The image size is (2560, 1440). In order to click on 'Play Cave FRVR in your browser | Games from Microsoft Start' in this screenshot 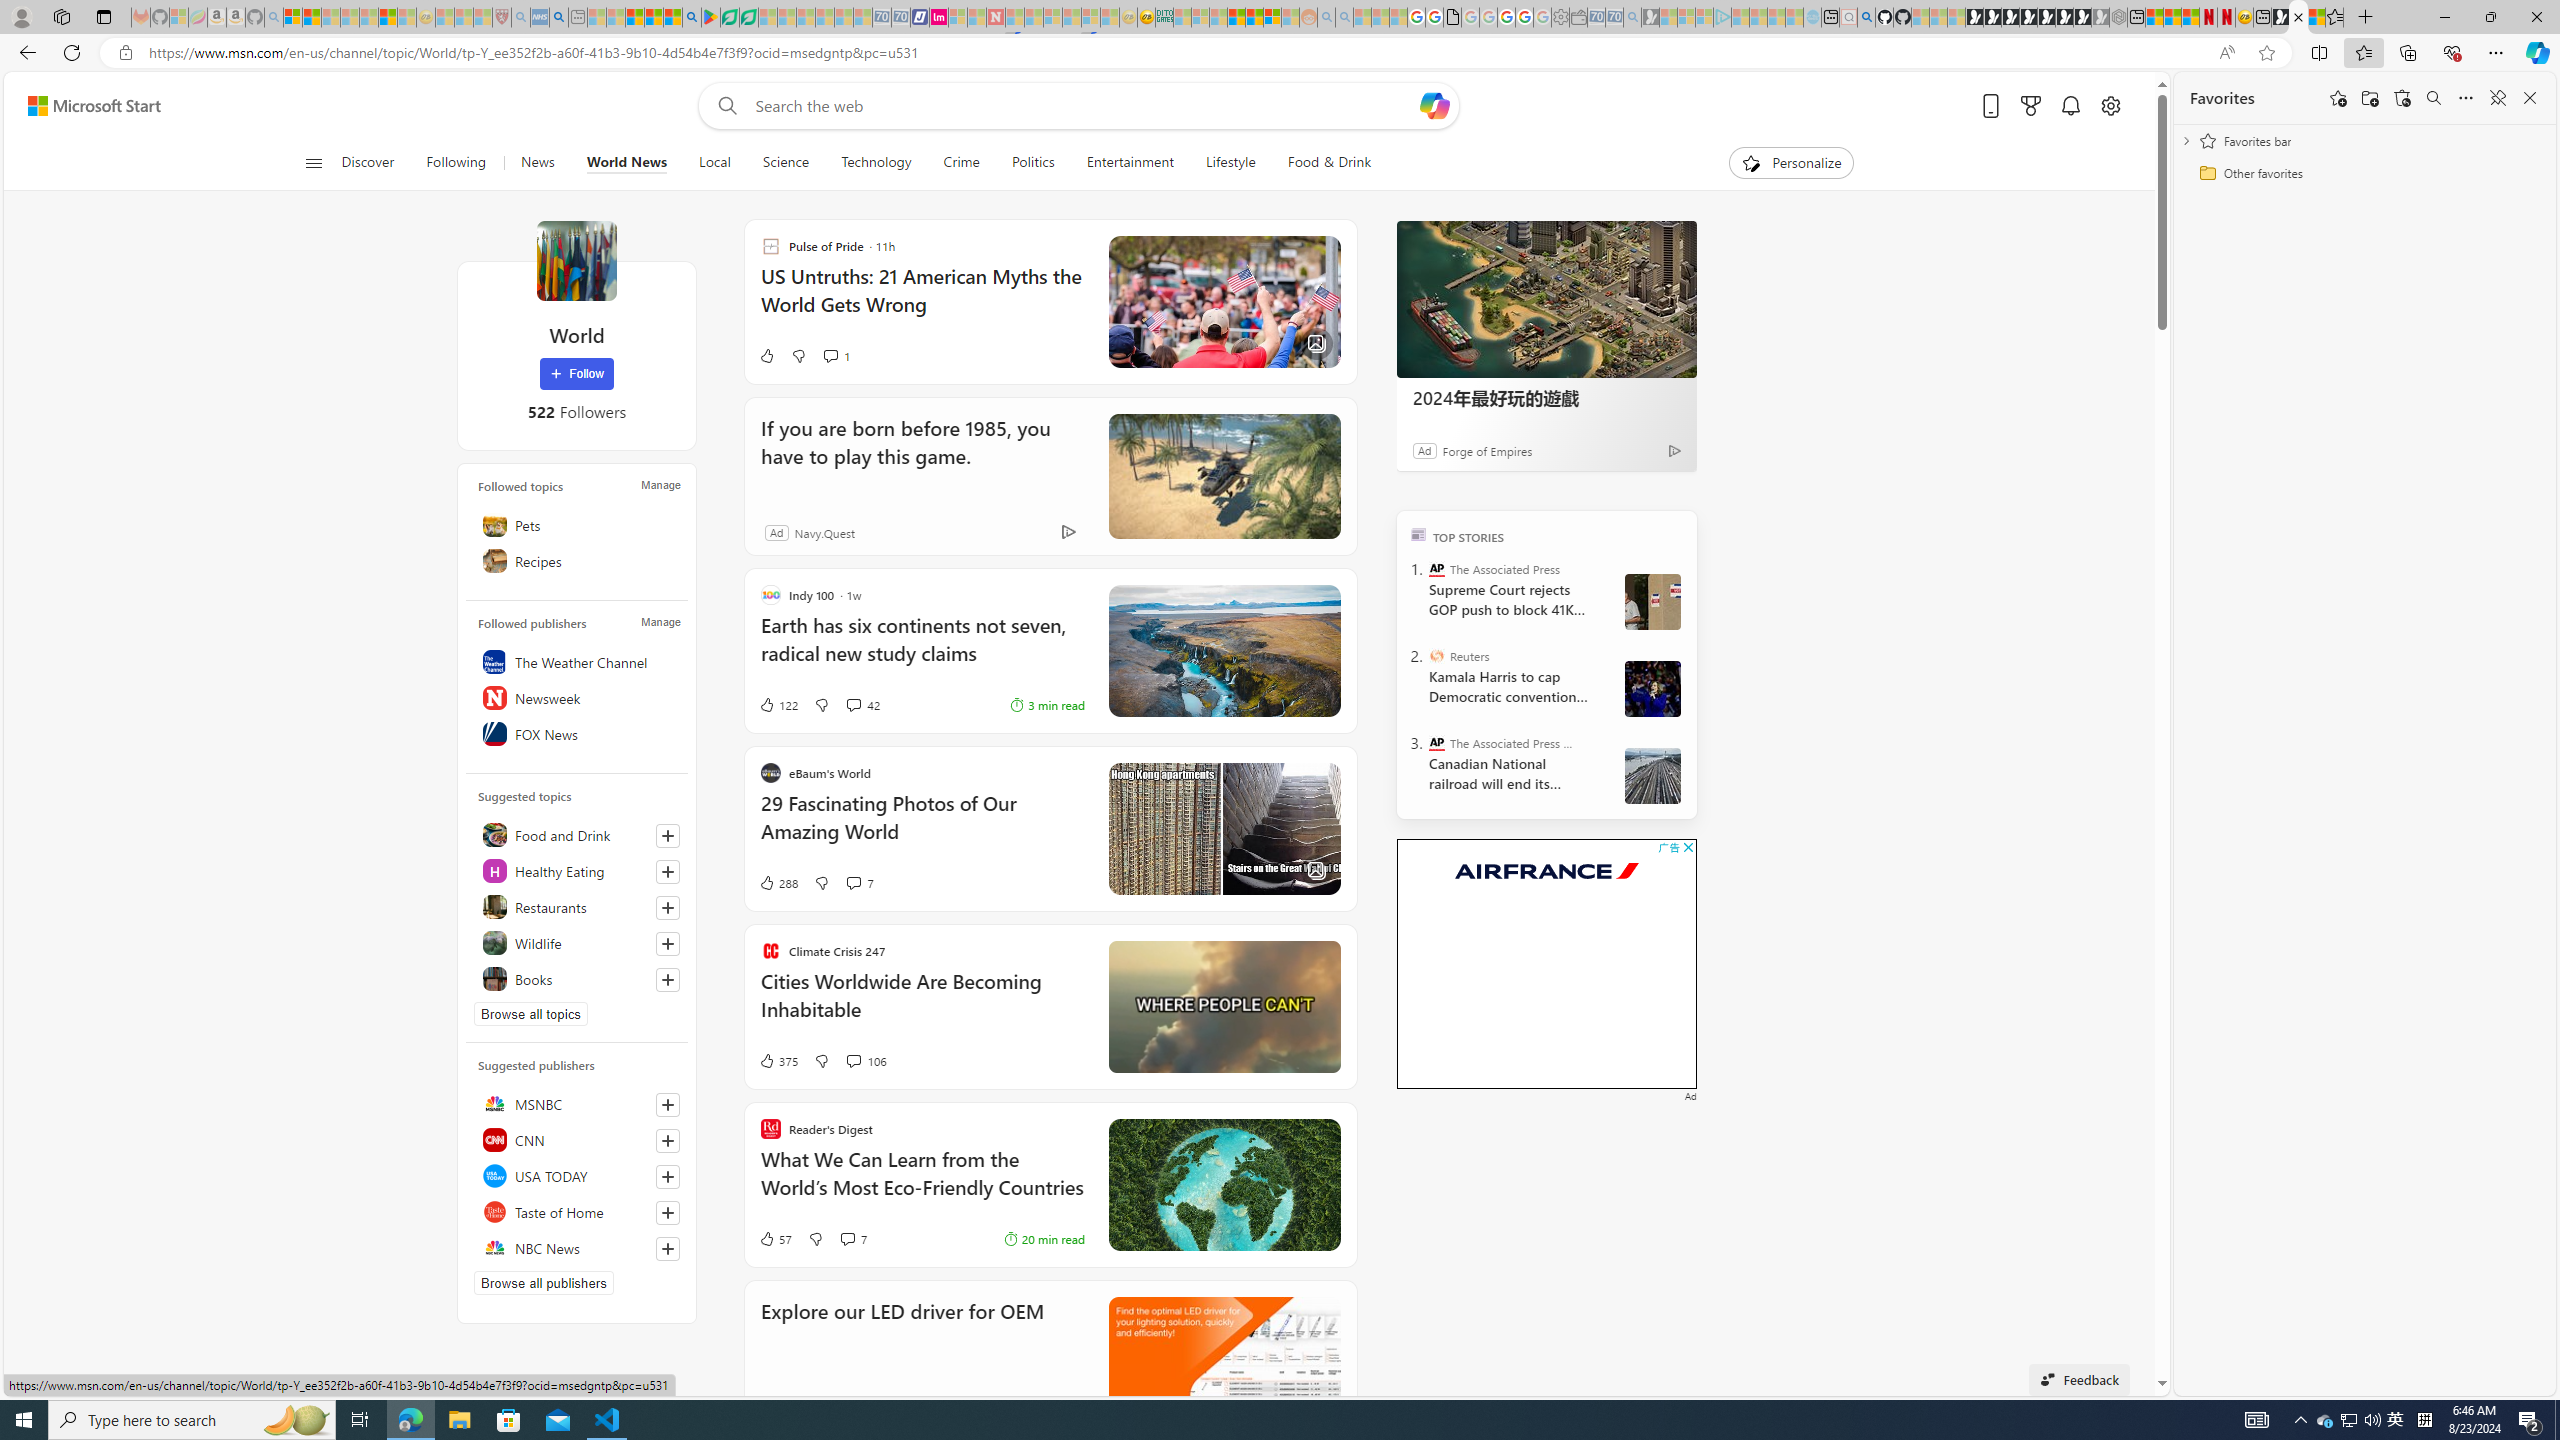, I will do `click(2009, 16)`.